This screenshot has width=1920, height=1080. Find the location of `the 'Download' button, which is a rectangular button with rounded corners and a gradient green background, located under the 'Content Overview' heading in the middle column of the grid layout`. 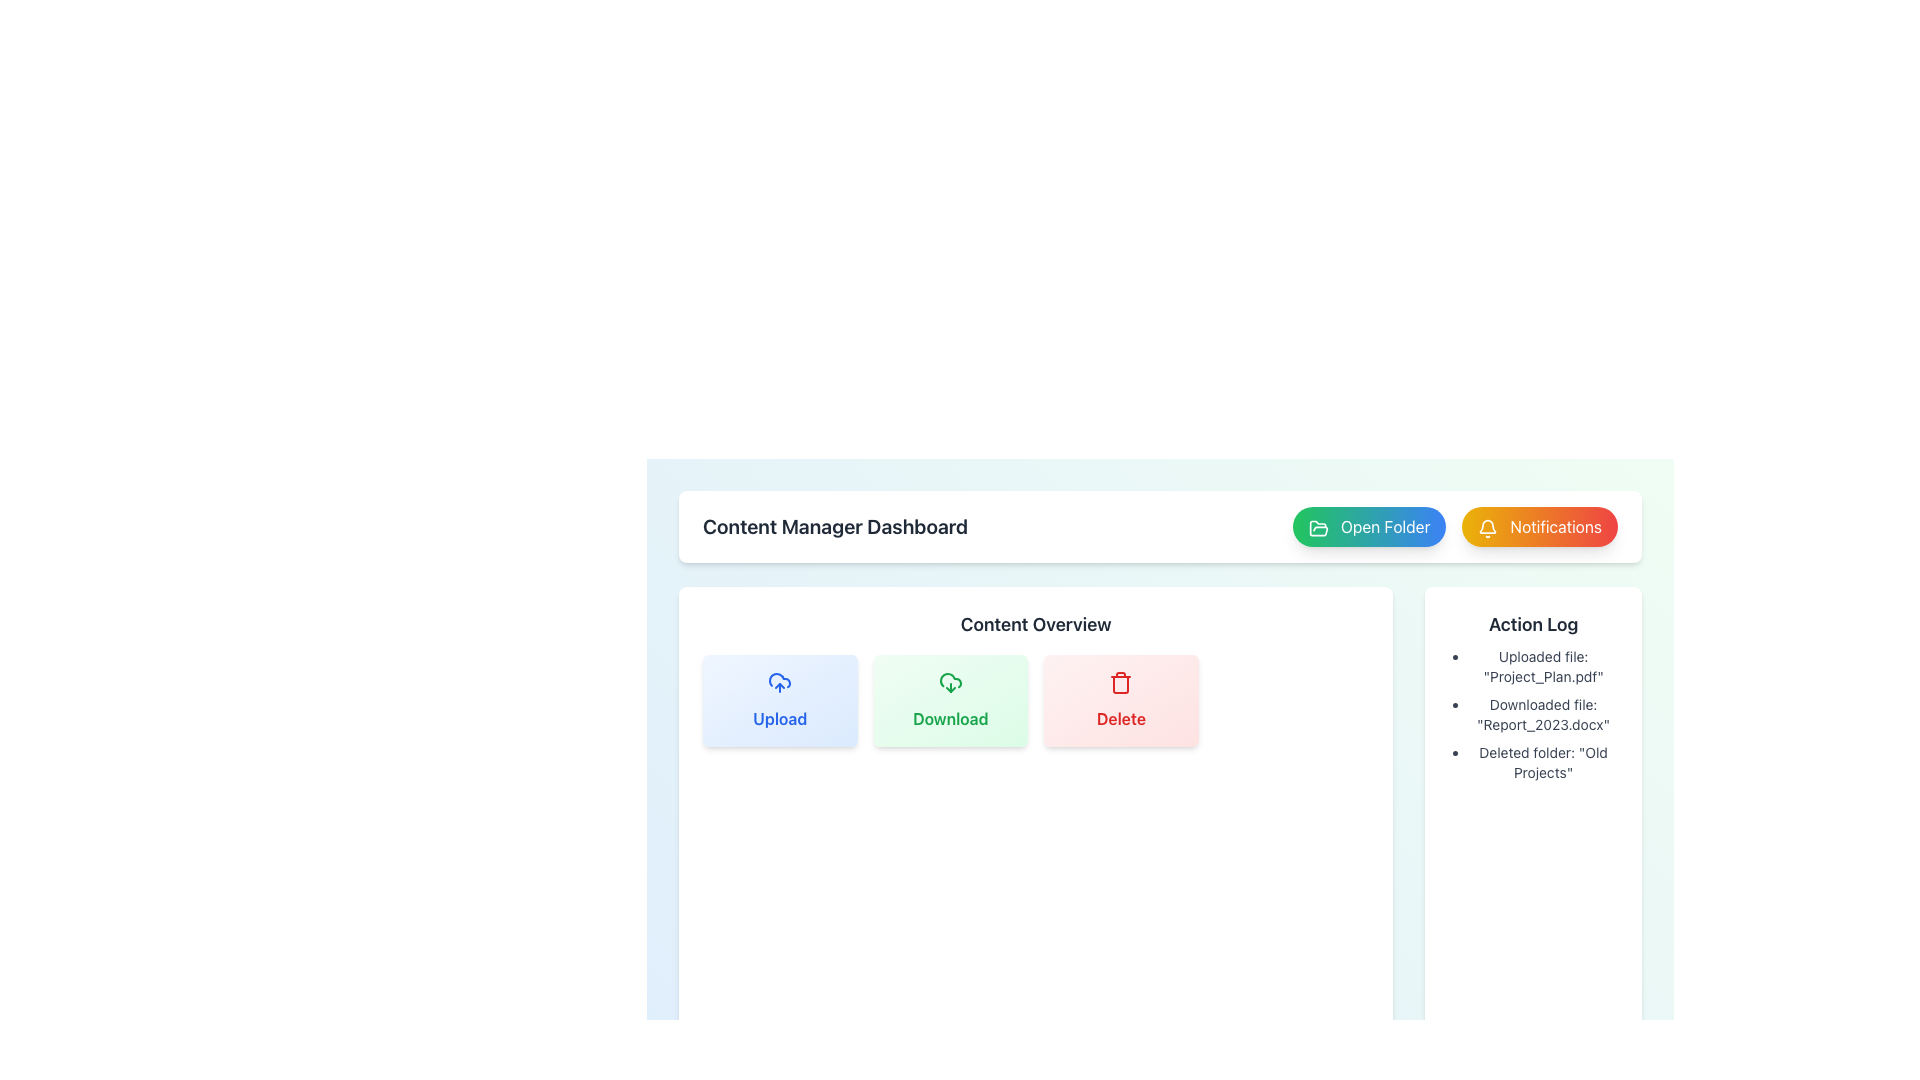

the 'Download' button, which is a rectangular button with rounded corners and a gradient green background, located under the 'Content Overview' heading in the middle column of the grid layout is located at coordinates (949, 700).